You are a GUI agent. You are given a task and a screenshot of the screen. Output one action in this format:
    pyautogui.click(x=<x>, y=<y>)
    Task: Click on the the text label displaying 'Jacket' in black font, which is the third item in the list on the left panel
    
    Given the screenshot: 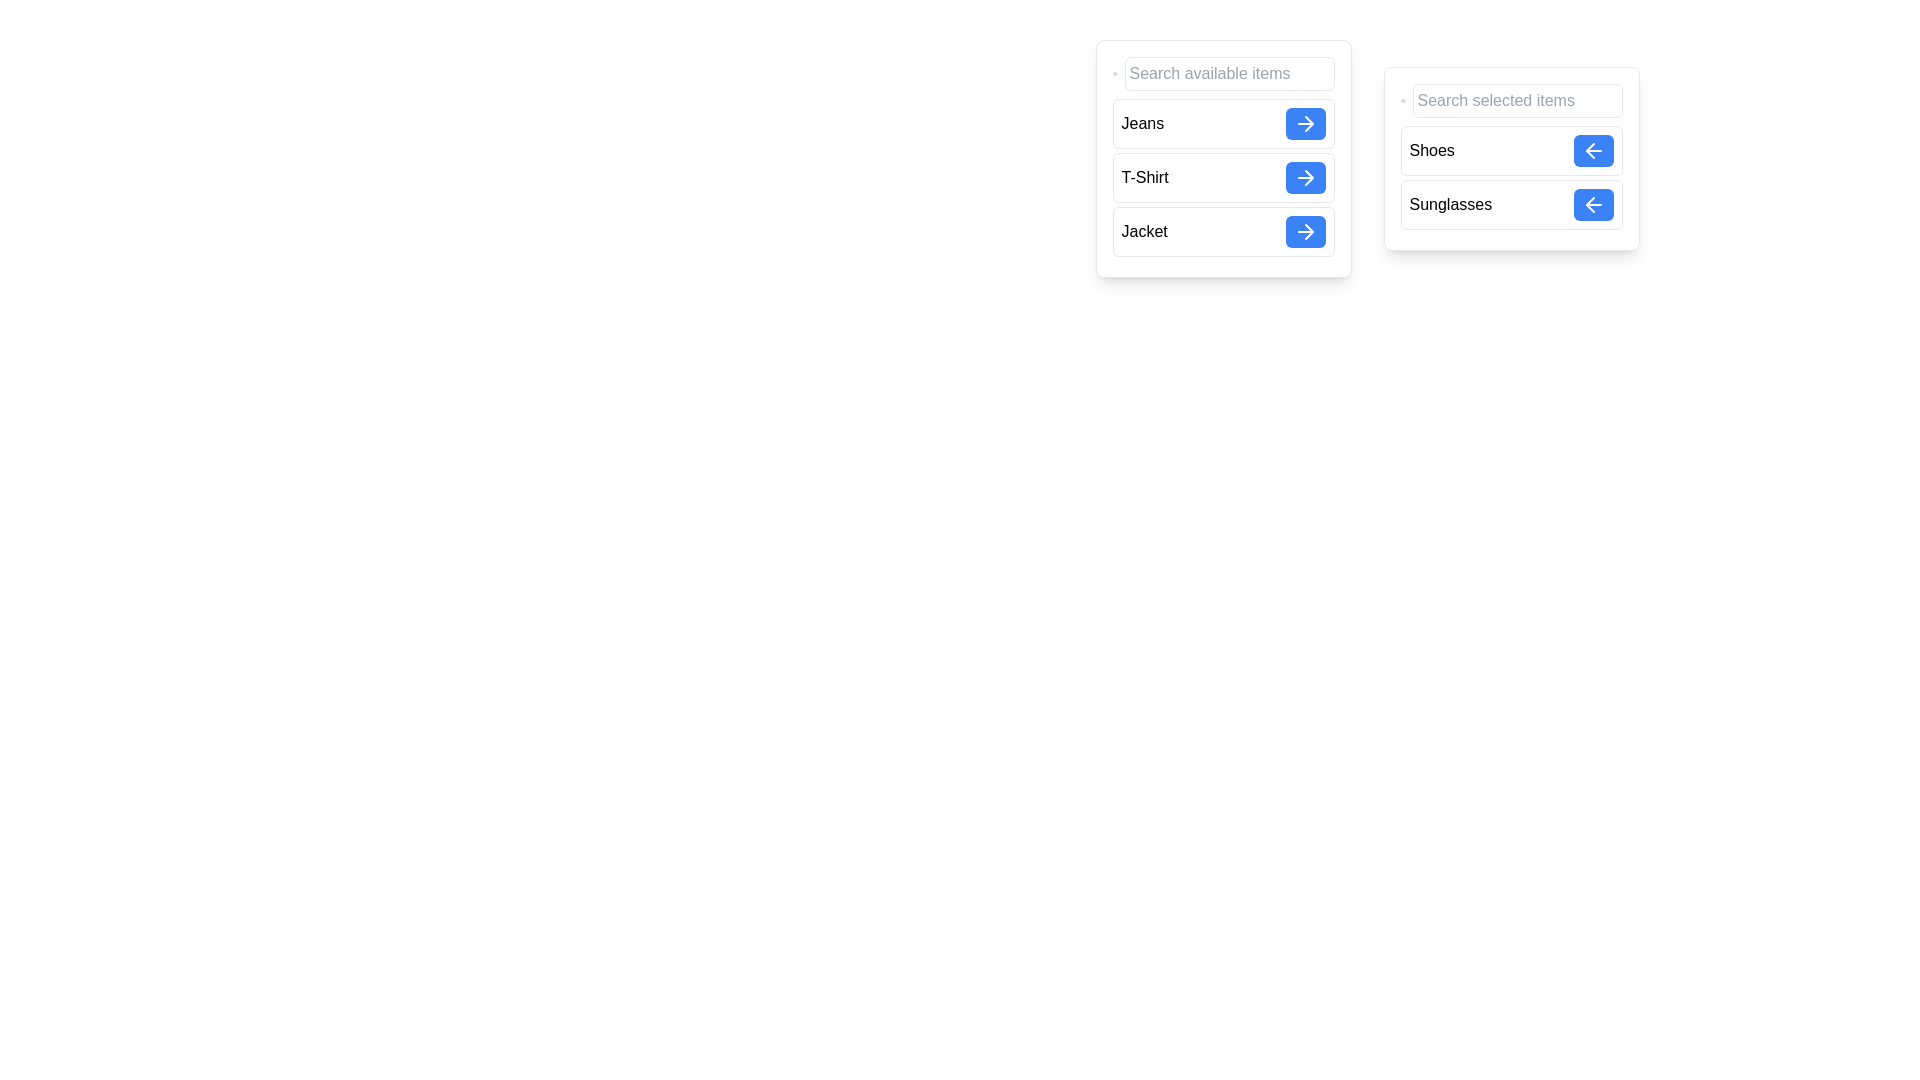 What is the action you would take?
    pyautogui.click(x=1144, y=230)
    